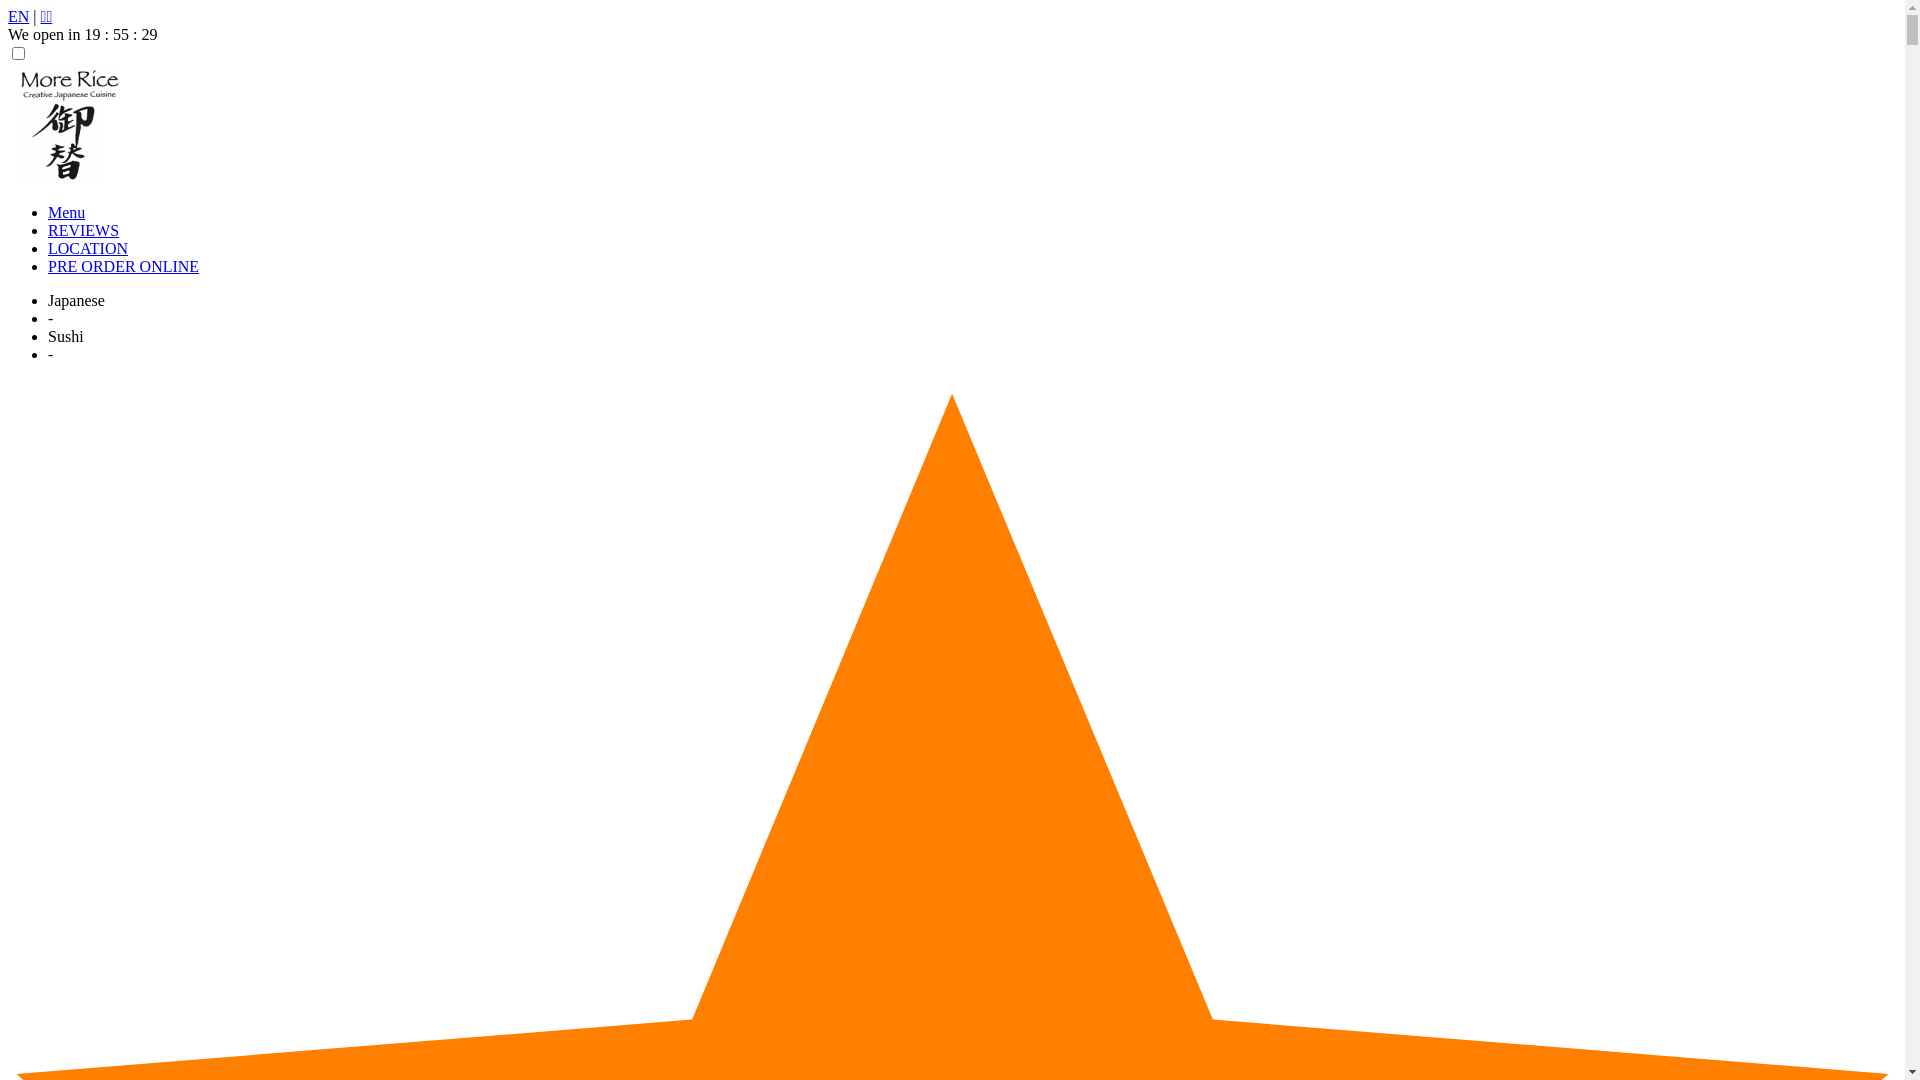 This screenshot has width=1920, height=1080. Describe the element at coordinates (18, 16) in the screenshot. I see `'EN'` at that location.